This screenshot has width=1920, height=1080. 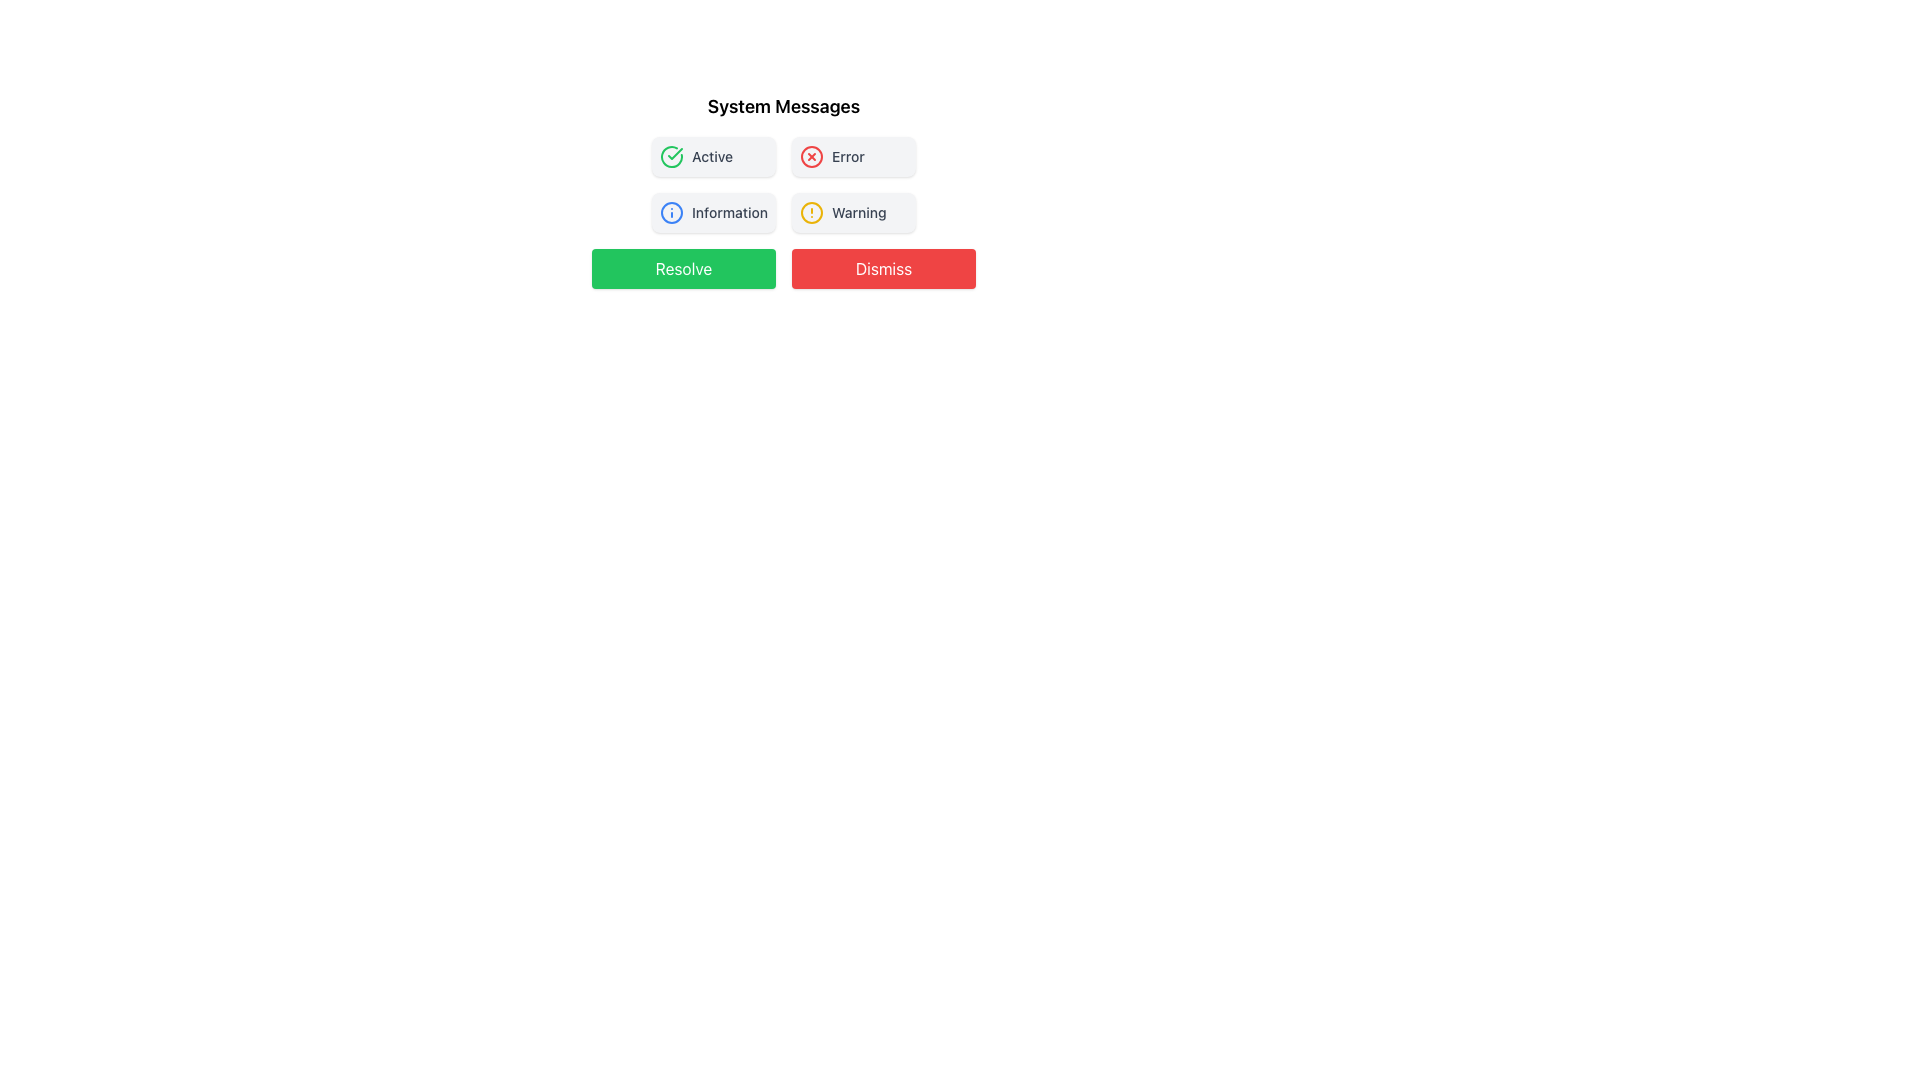 I want to click on the Static Indicator (Label with Icon) that serves as an error status indicator, positioned in the top row of a grid layout, to the right of the 'Active' element, so click(x=854, y=156).